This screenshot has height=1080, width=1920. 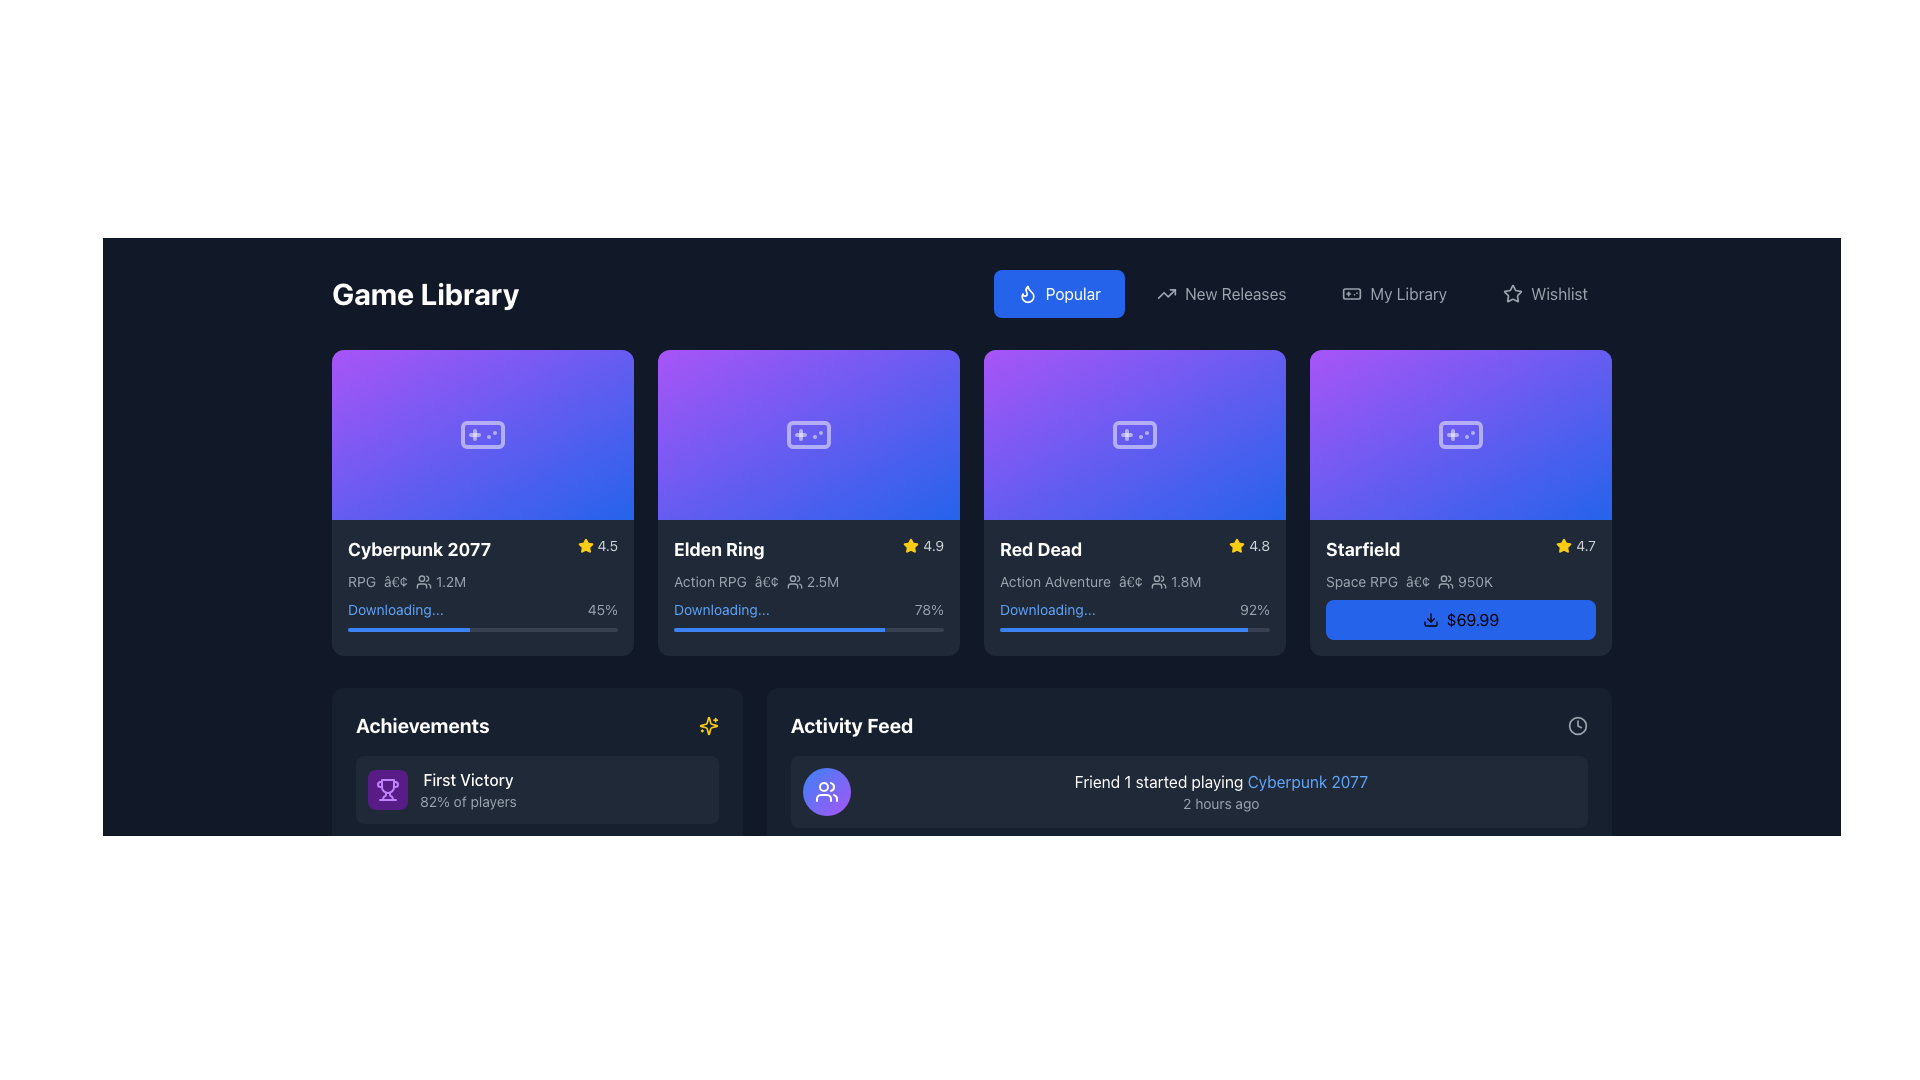 I want to click on the Text label indicating the current download status of the associated game, located in the third game card, bottom-left near the progress bar and to the left of the percentage indicator ('92%'), so click(x=1046, y=608).